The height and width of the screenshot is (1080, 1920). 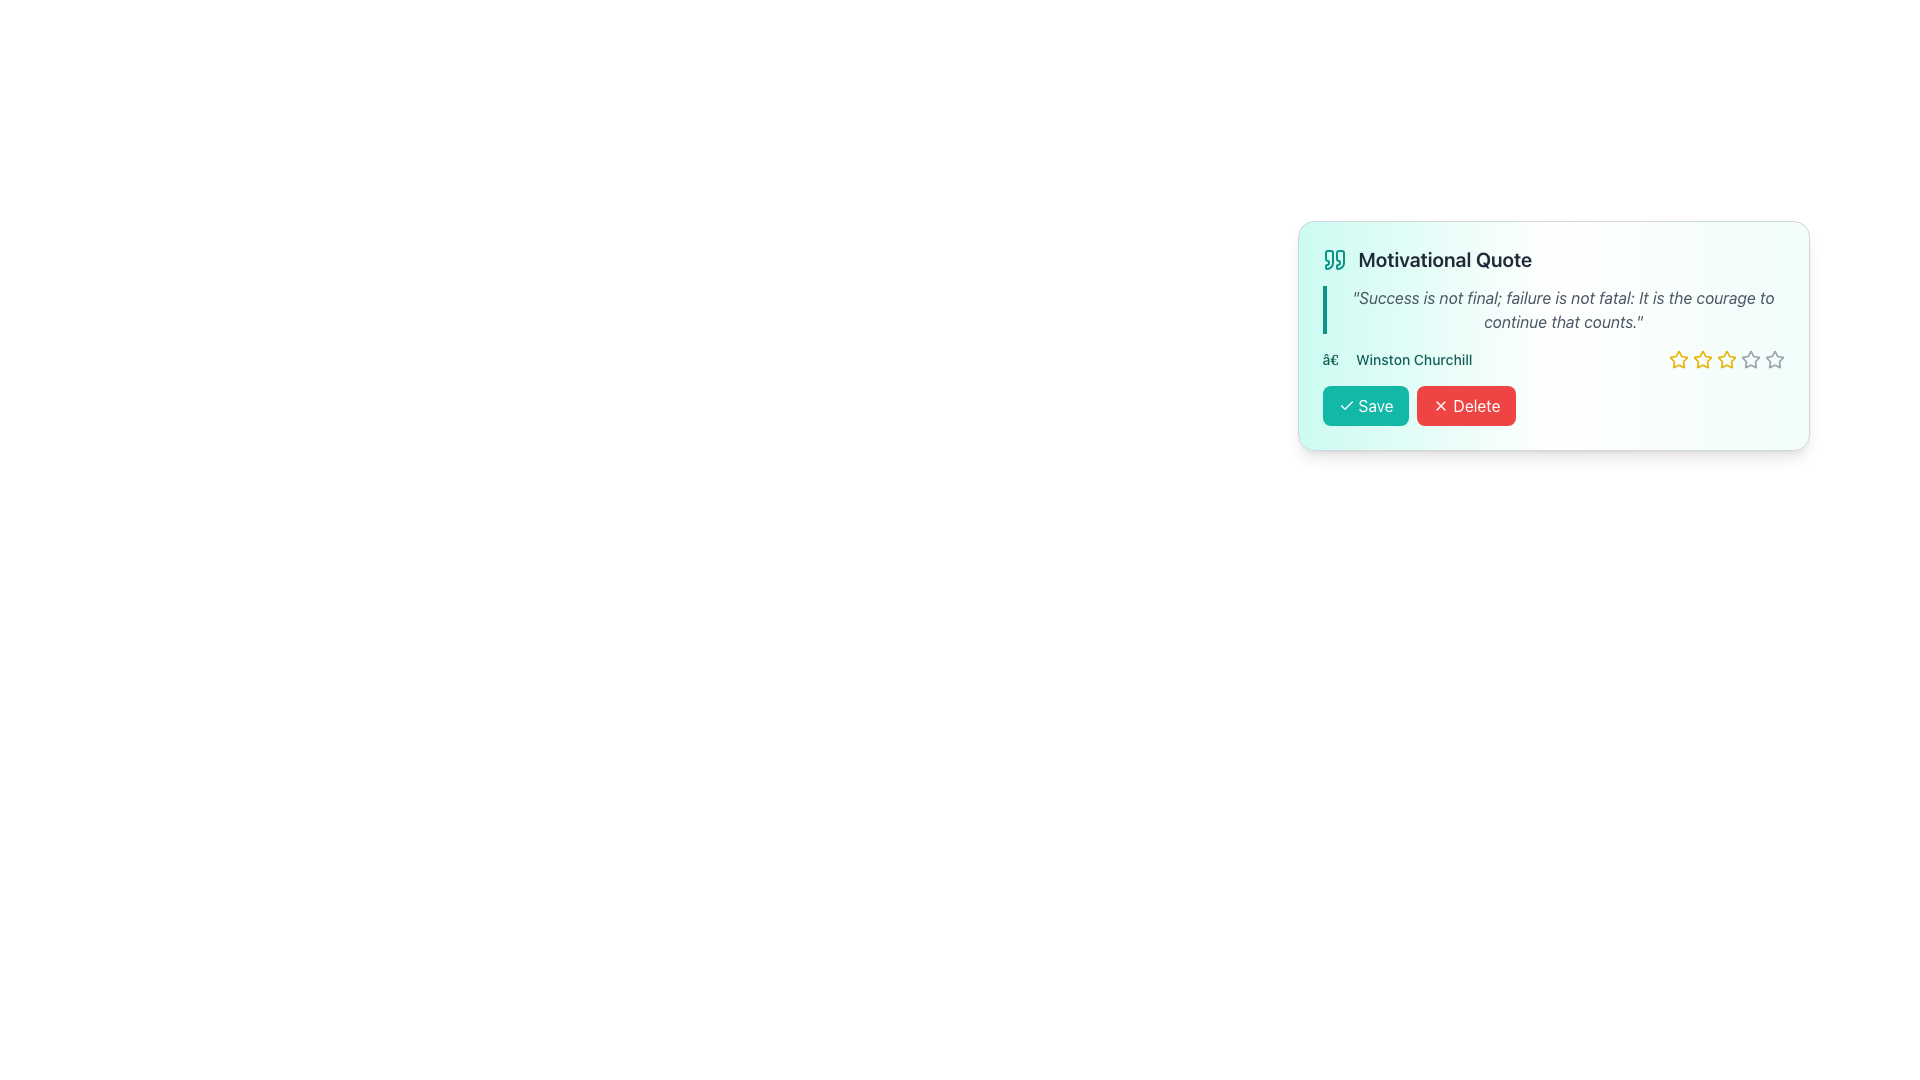 What do you see at coordinates (1749, 358) in the screenshot?
I see `the outlined gray star icon, which is the fifth star in a horizontal row of six rating stars located in the bottom-right portion of a motivational quote card` at bounding box center [1749, 358].